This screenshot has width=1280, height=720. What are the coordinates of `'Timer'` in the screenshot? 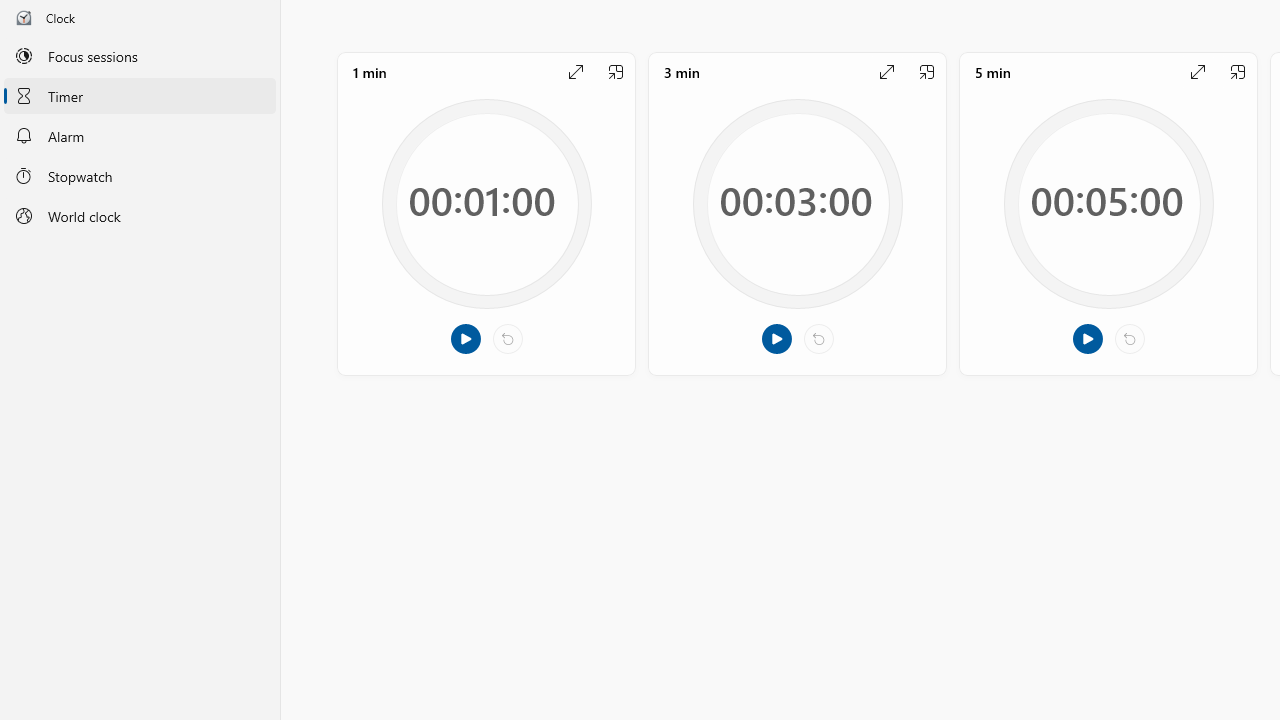 It's located at (139, 95).